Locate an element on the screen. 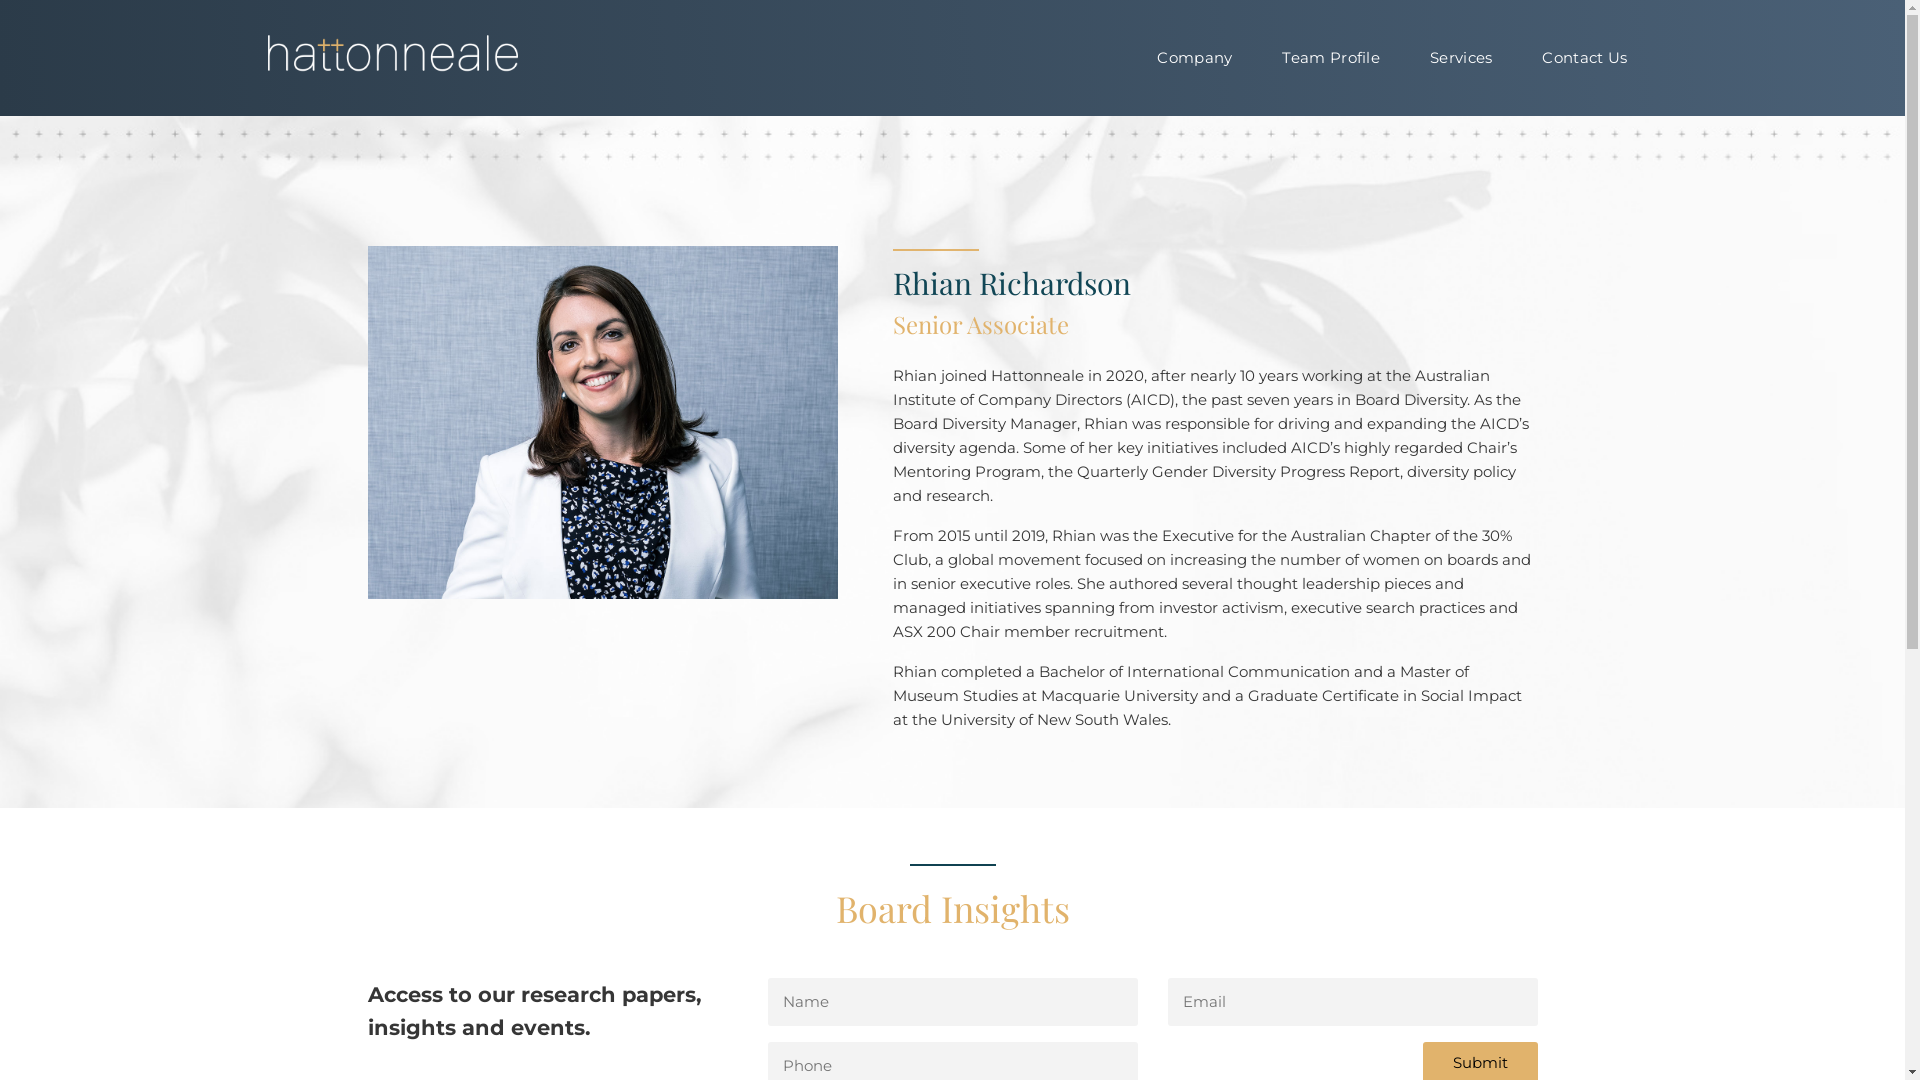  'Services' is located at coordinates (1460, 56).